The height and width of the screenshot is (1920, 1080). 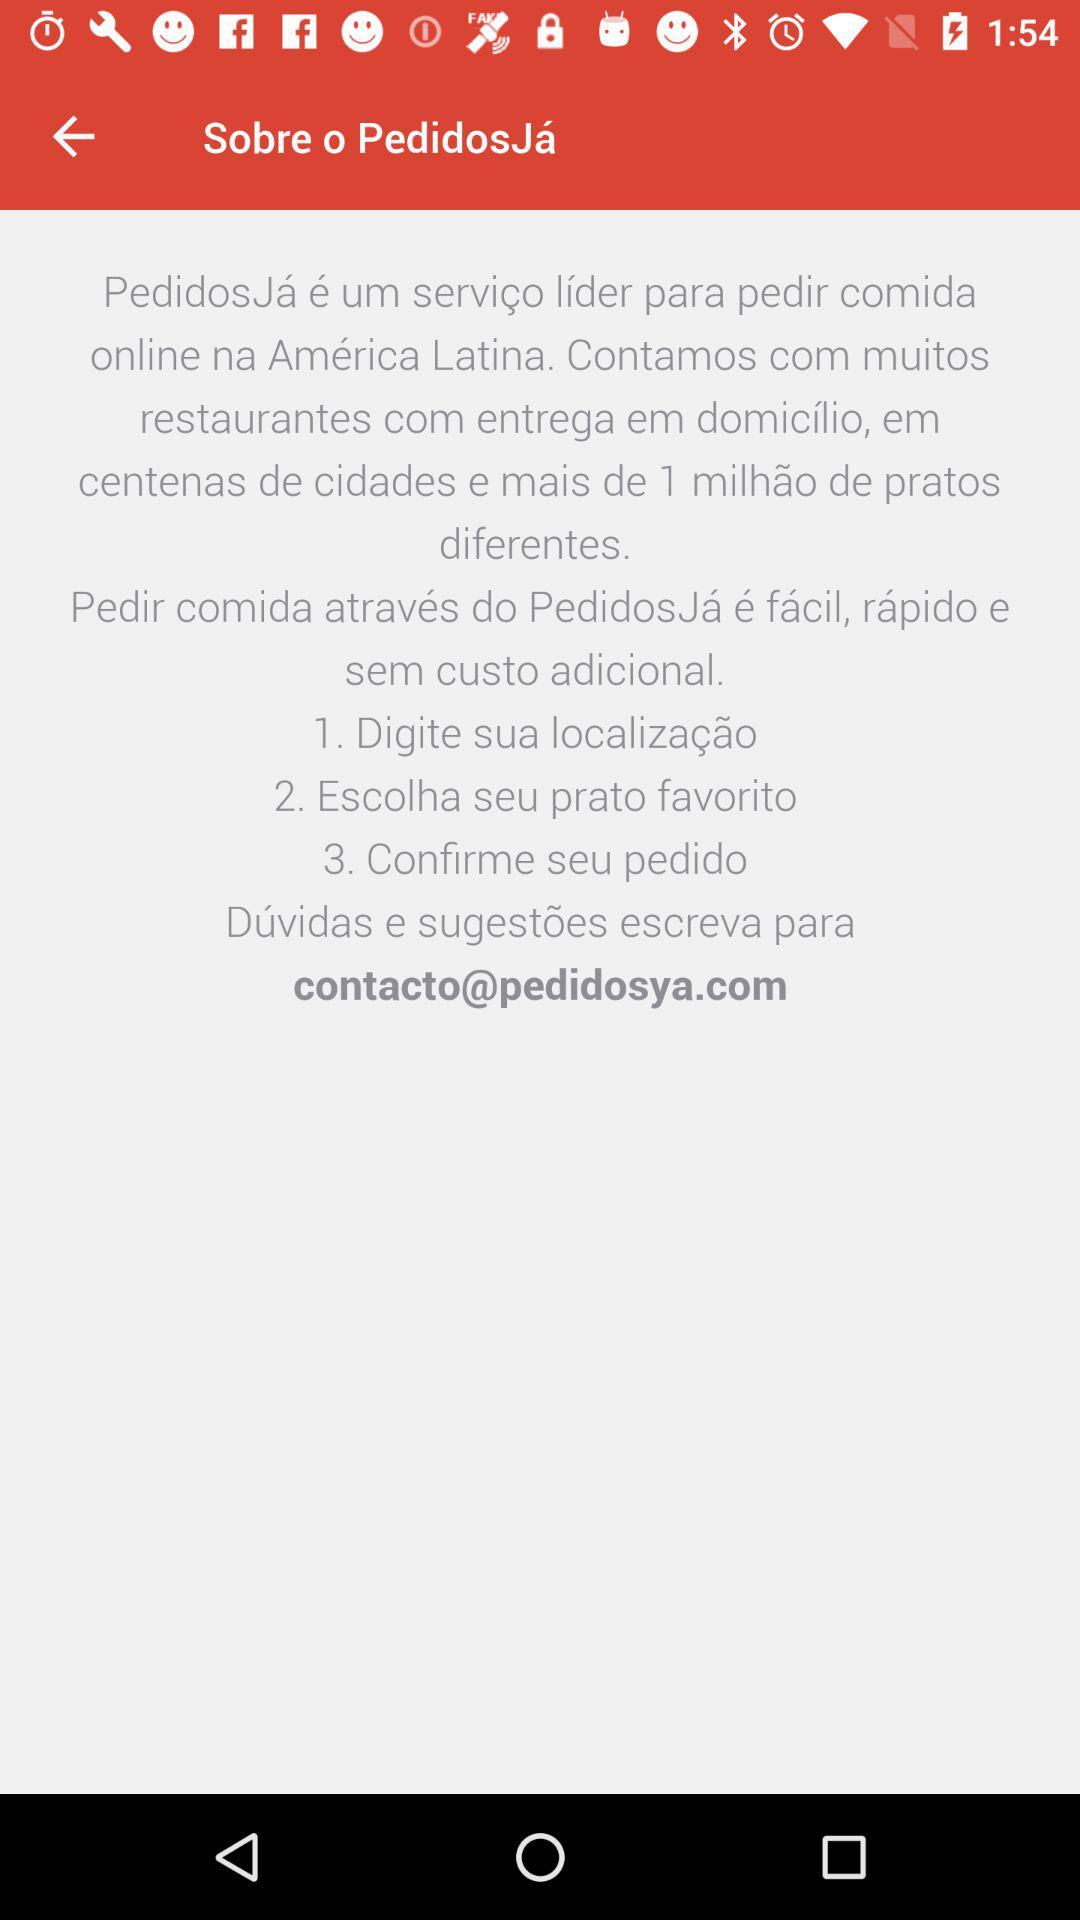 What do you see at coordinates (72, 135) in the screenshot?
I see `the icon at the top left corner` at bounding box center [72, 135].